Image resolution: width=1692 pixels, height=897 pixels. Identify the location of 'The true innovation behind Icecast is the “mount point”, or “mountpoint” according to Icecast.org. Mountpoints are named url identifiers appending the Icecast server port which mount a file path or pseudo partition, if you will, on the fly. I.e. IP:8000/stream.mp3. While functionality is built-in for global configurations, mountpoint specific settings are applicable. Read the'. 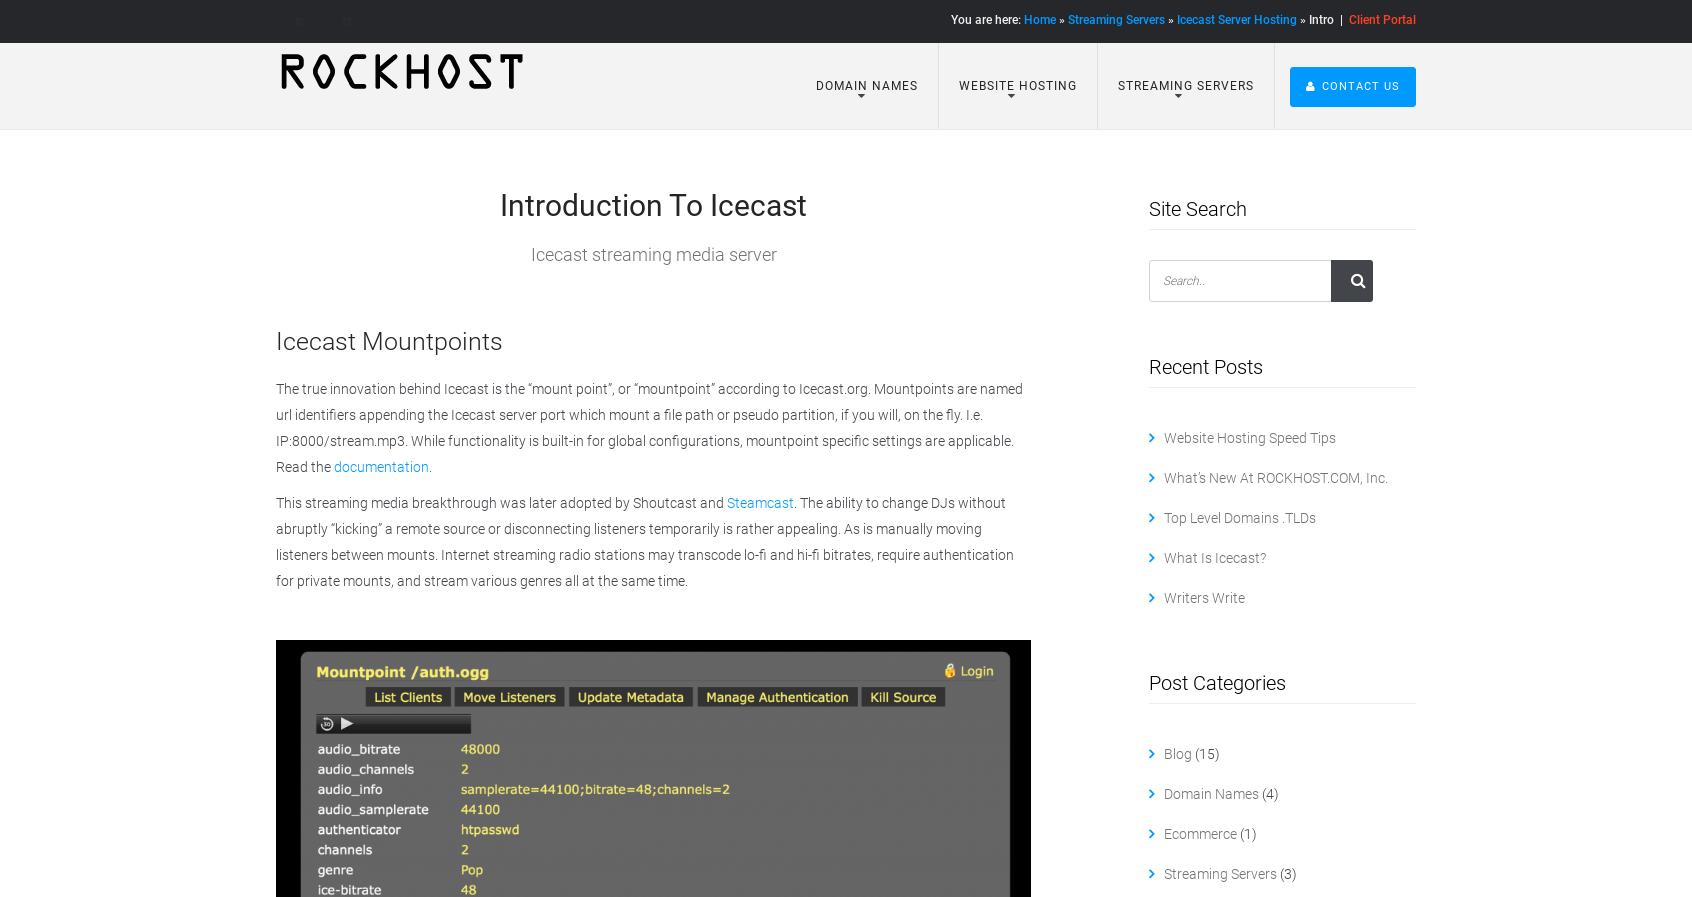
(649, 425).